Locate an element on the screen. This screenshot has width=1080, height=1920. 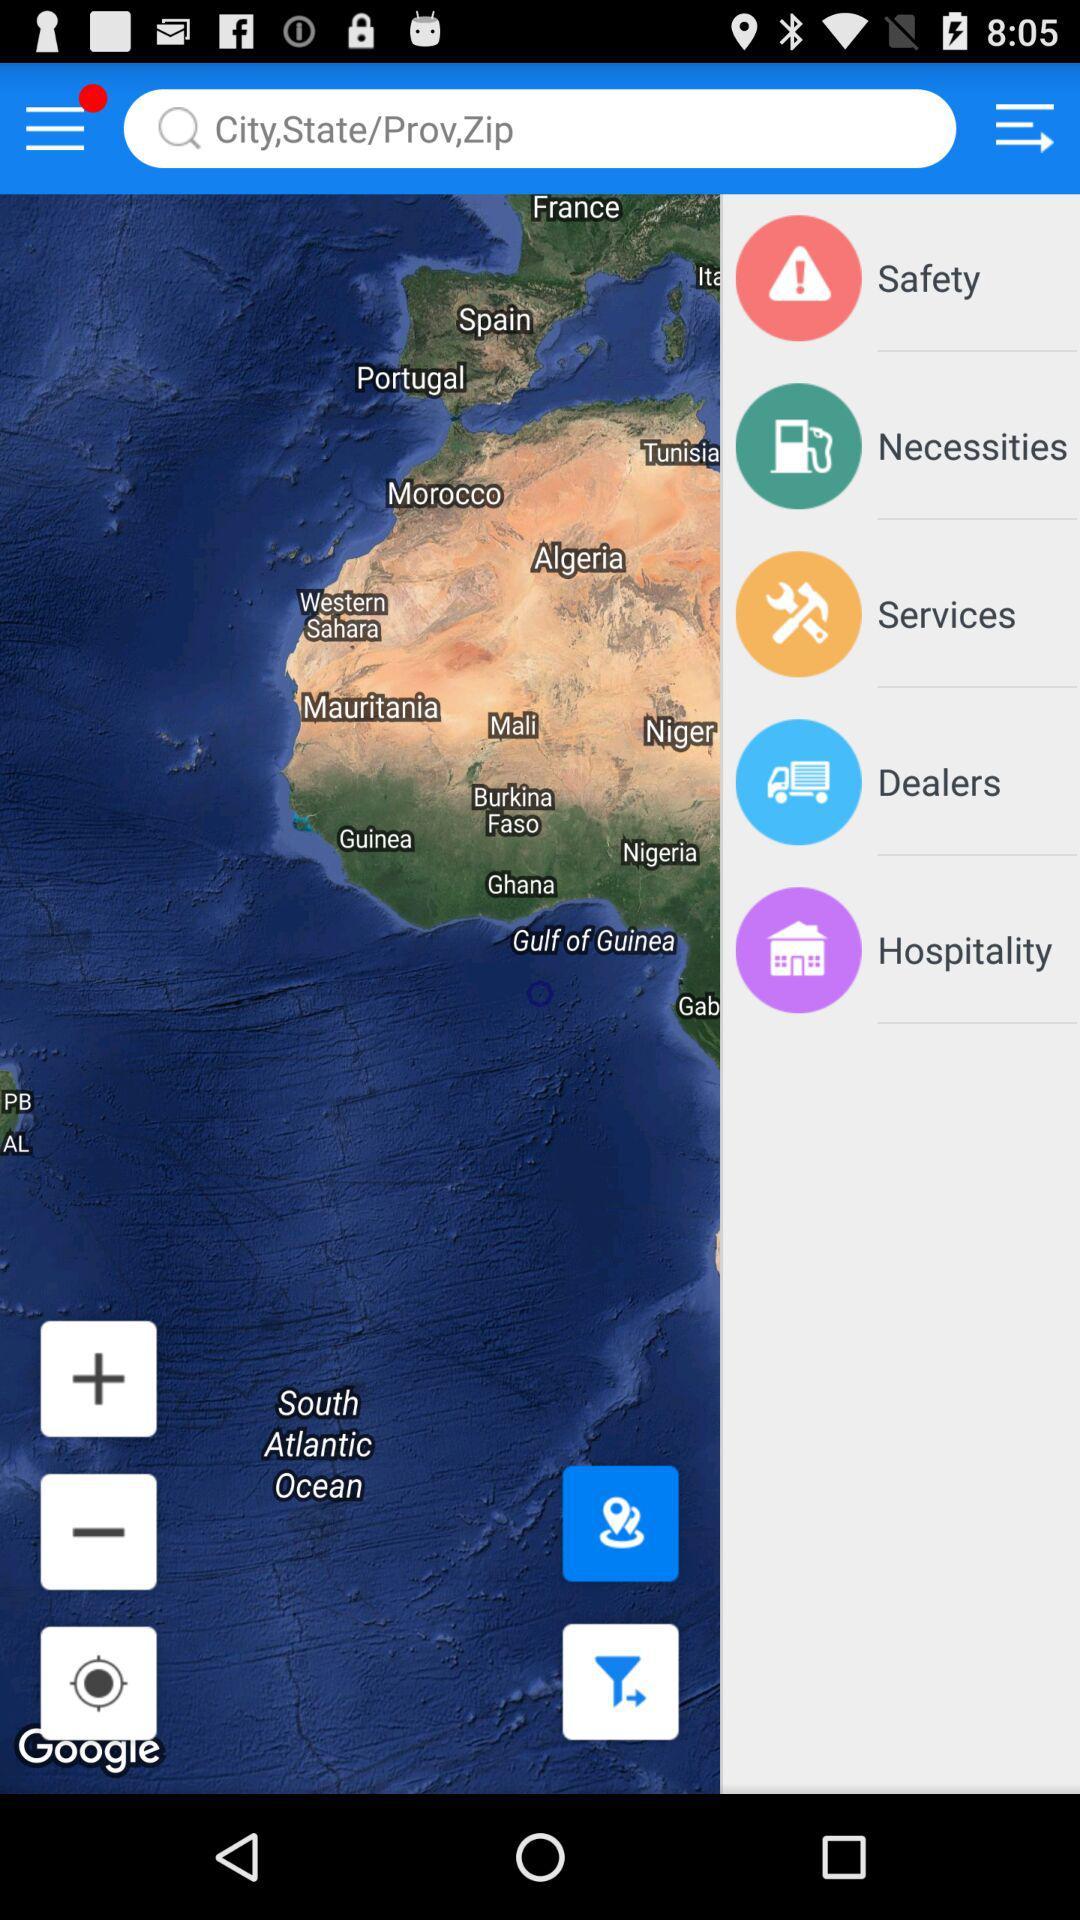
the filter icon is located at coordinates (612, 1800).